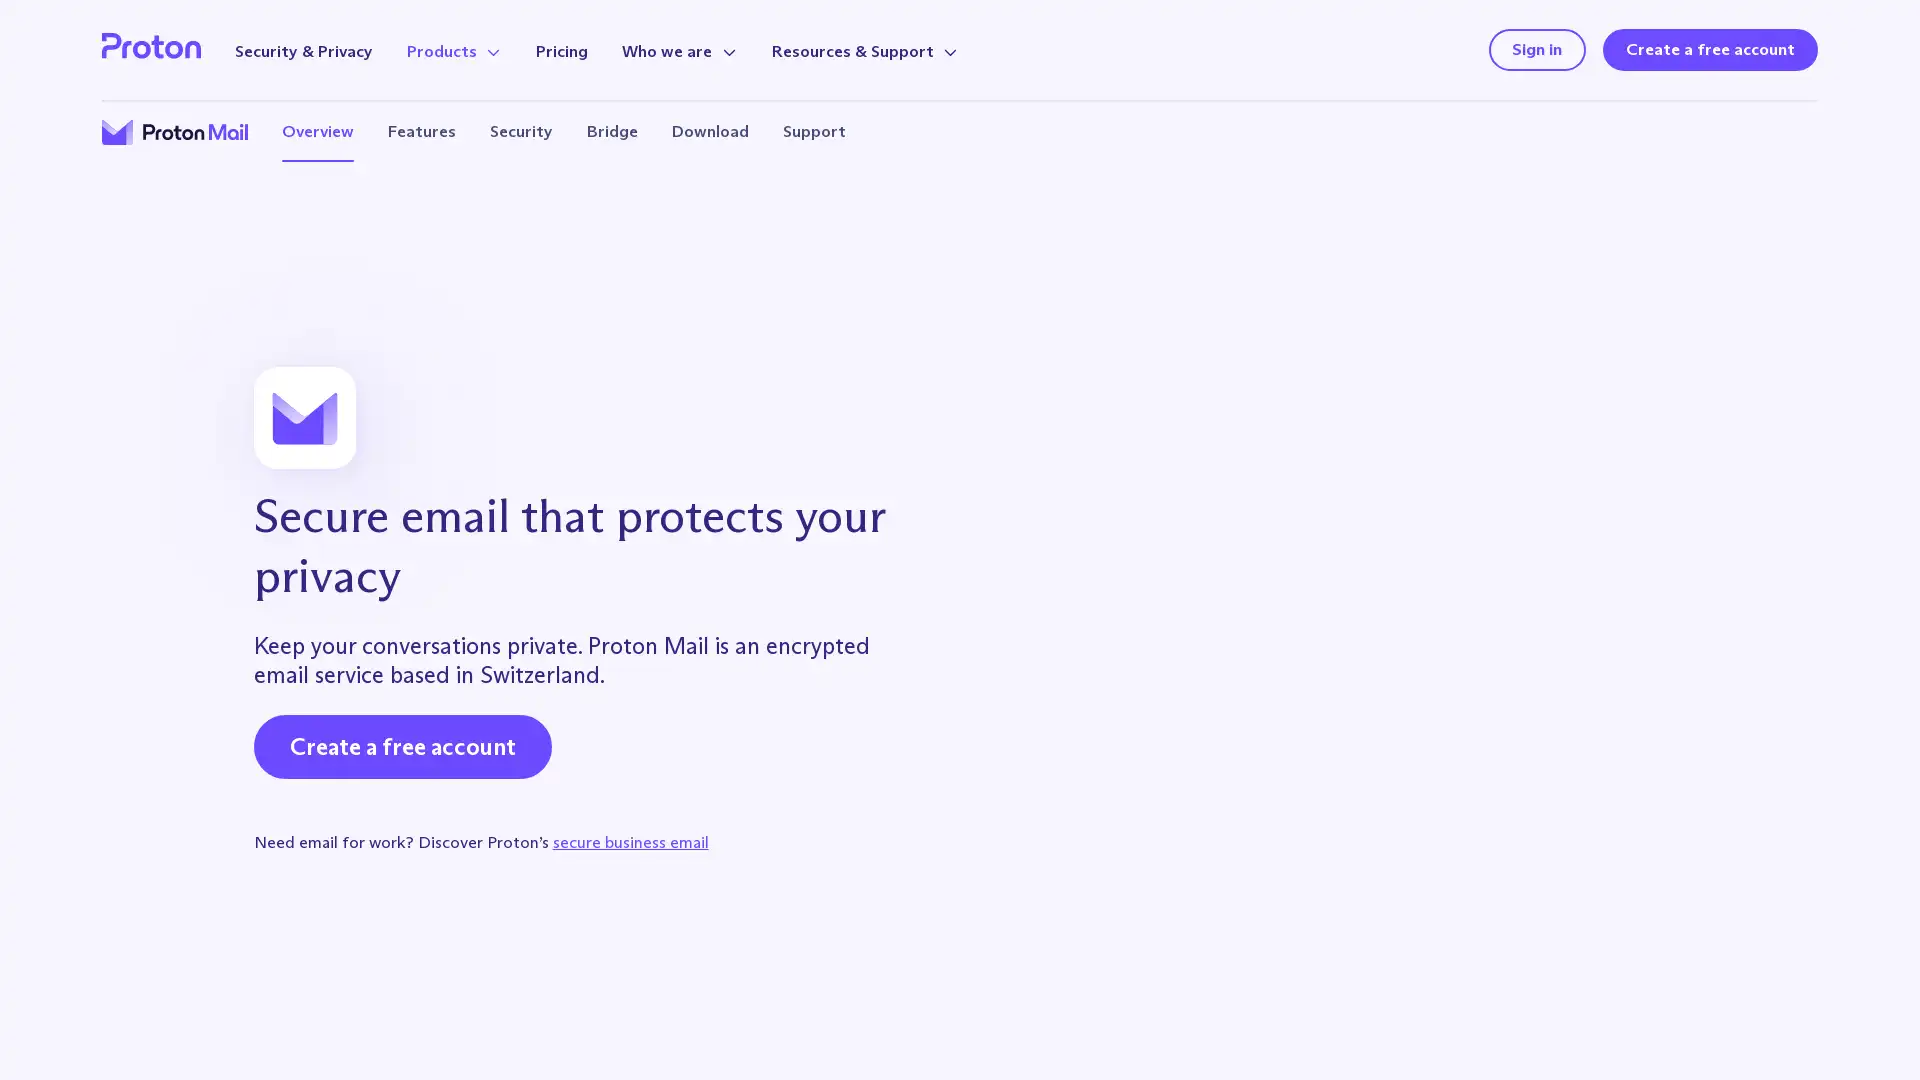 This screenshot has width=1920, height=1080. I want to click on Resources & Support, so click(864, 50).